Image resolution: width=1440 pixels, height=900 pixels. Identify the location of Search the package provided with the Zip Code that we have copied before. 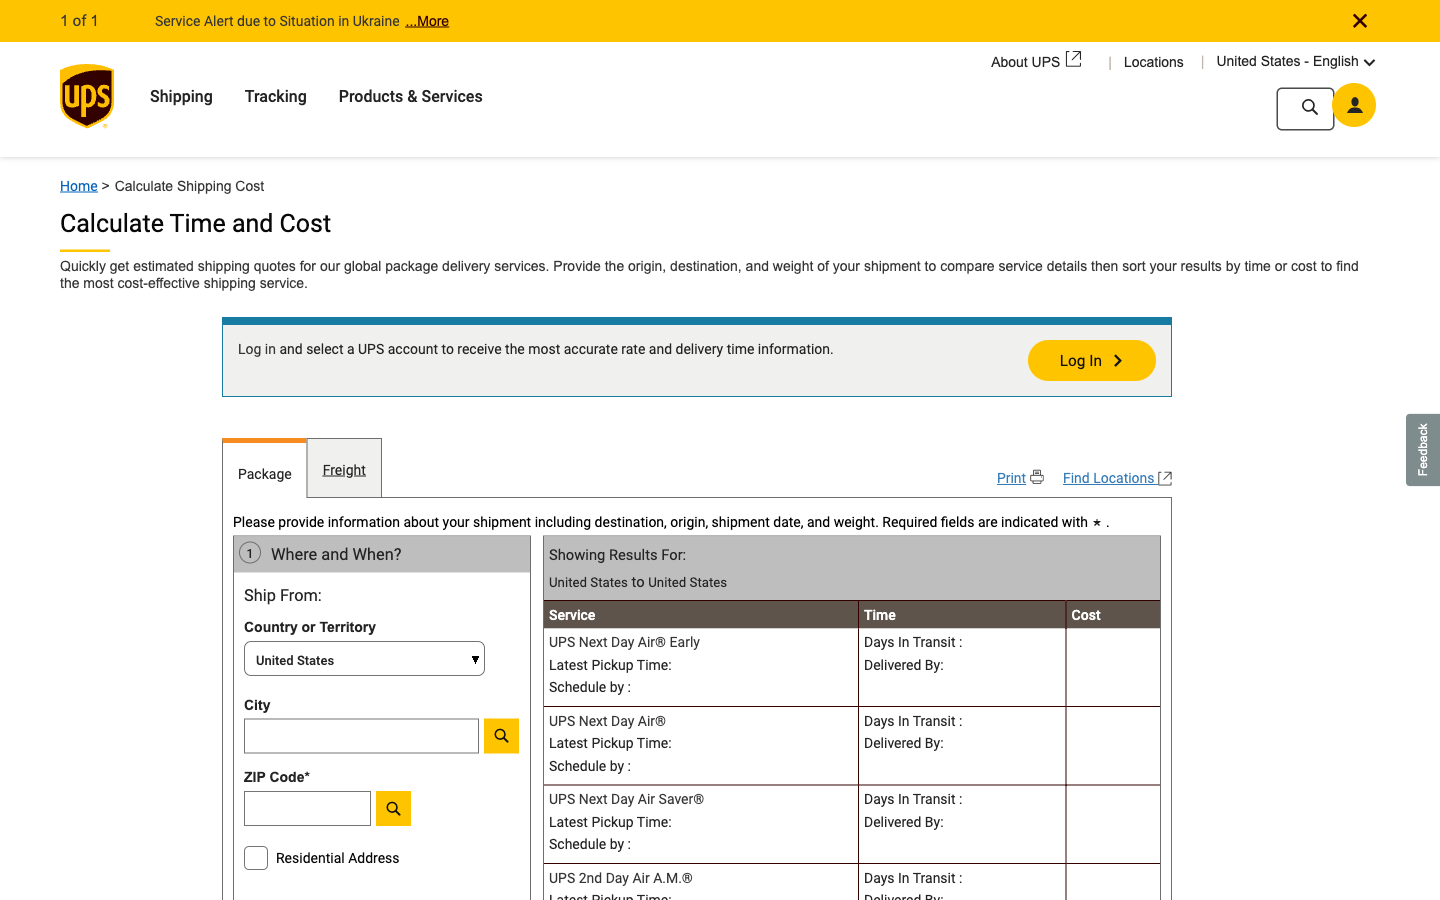
(360, 813).